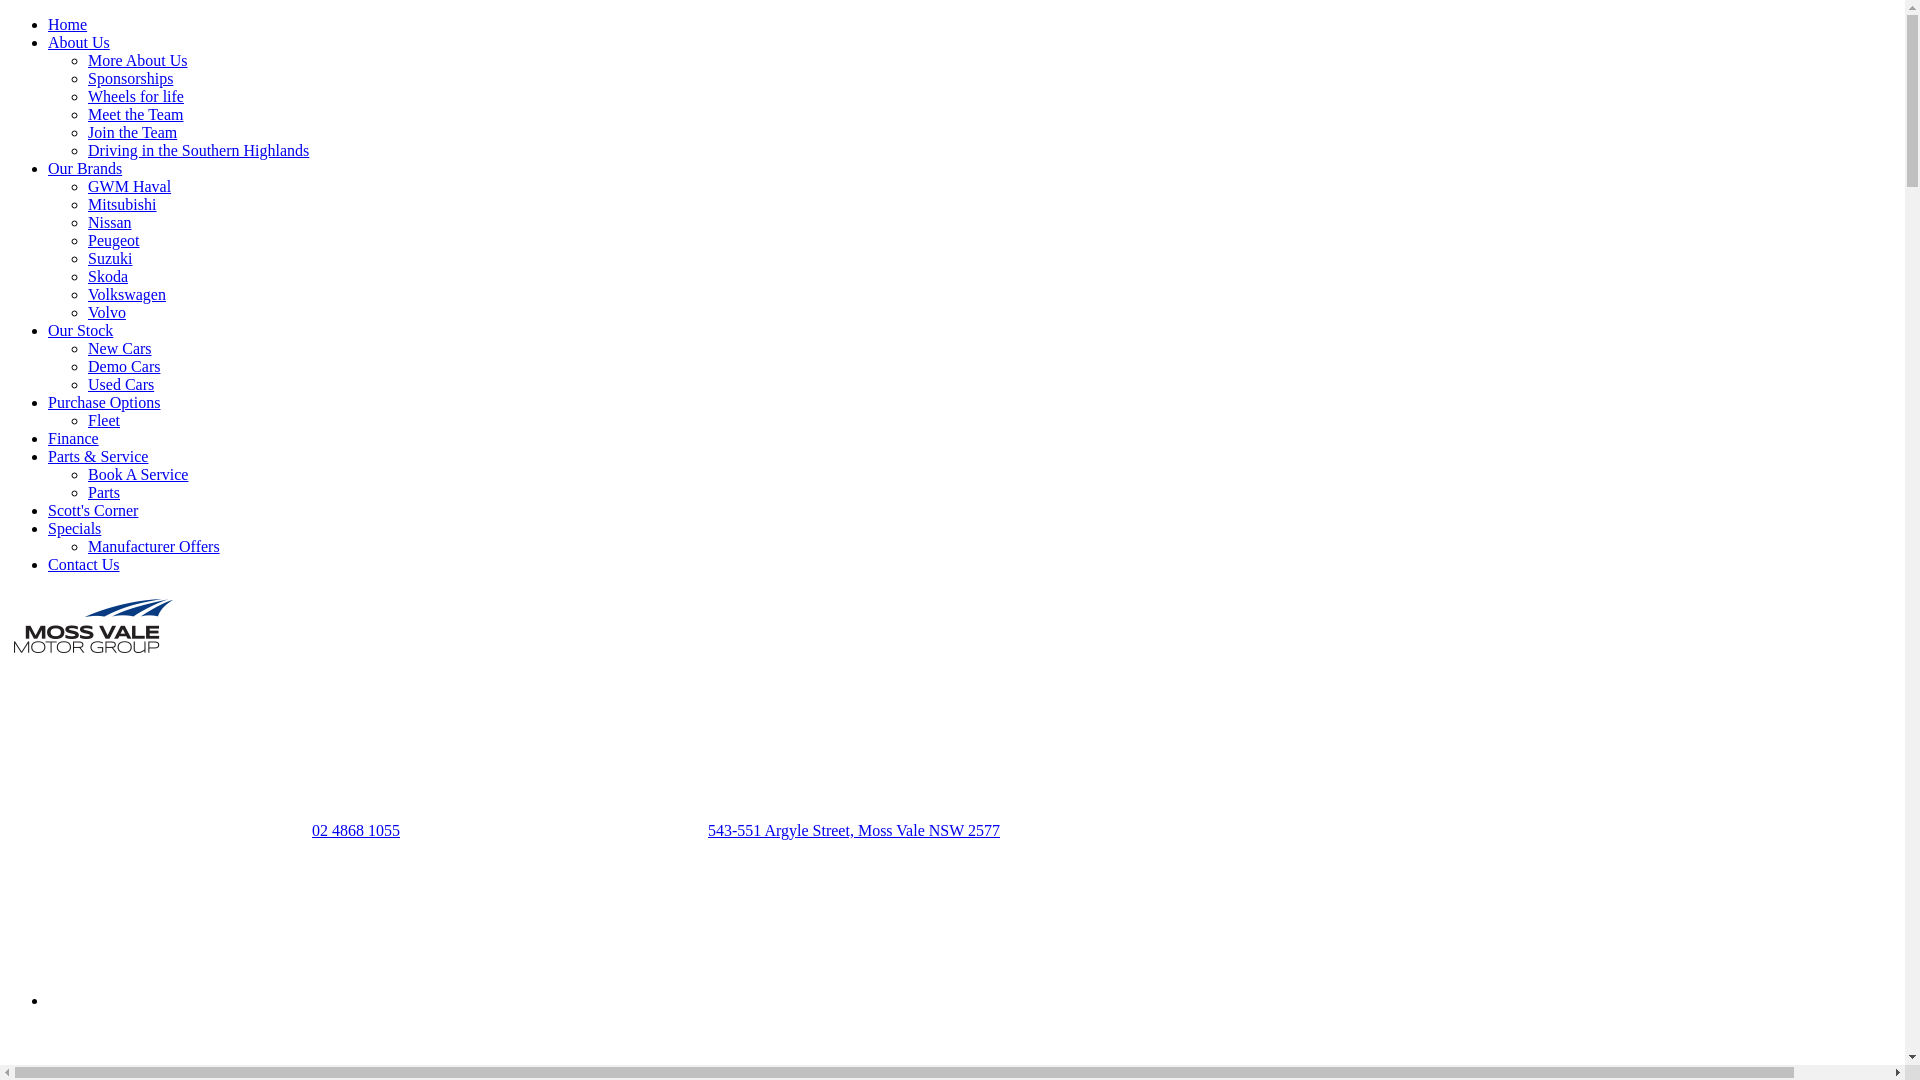 The image size is (1920, 1080). Describe the element at coordinates (113, 239) in the screenshot. I see `'Peugeot'` at that location.